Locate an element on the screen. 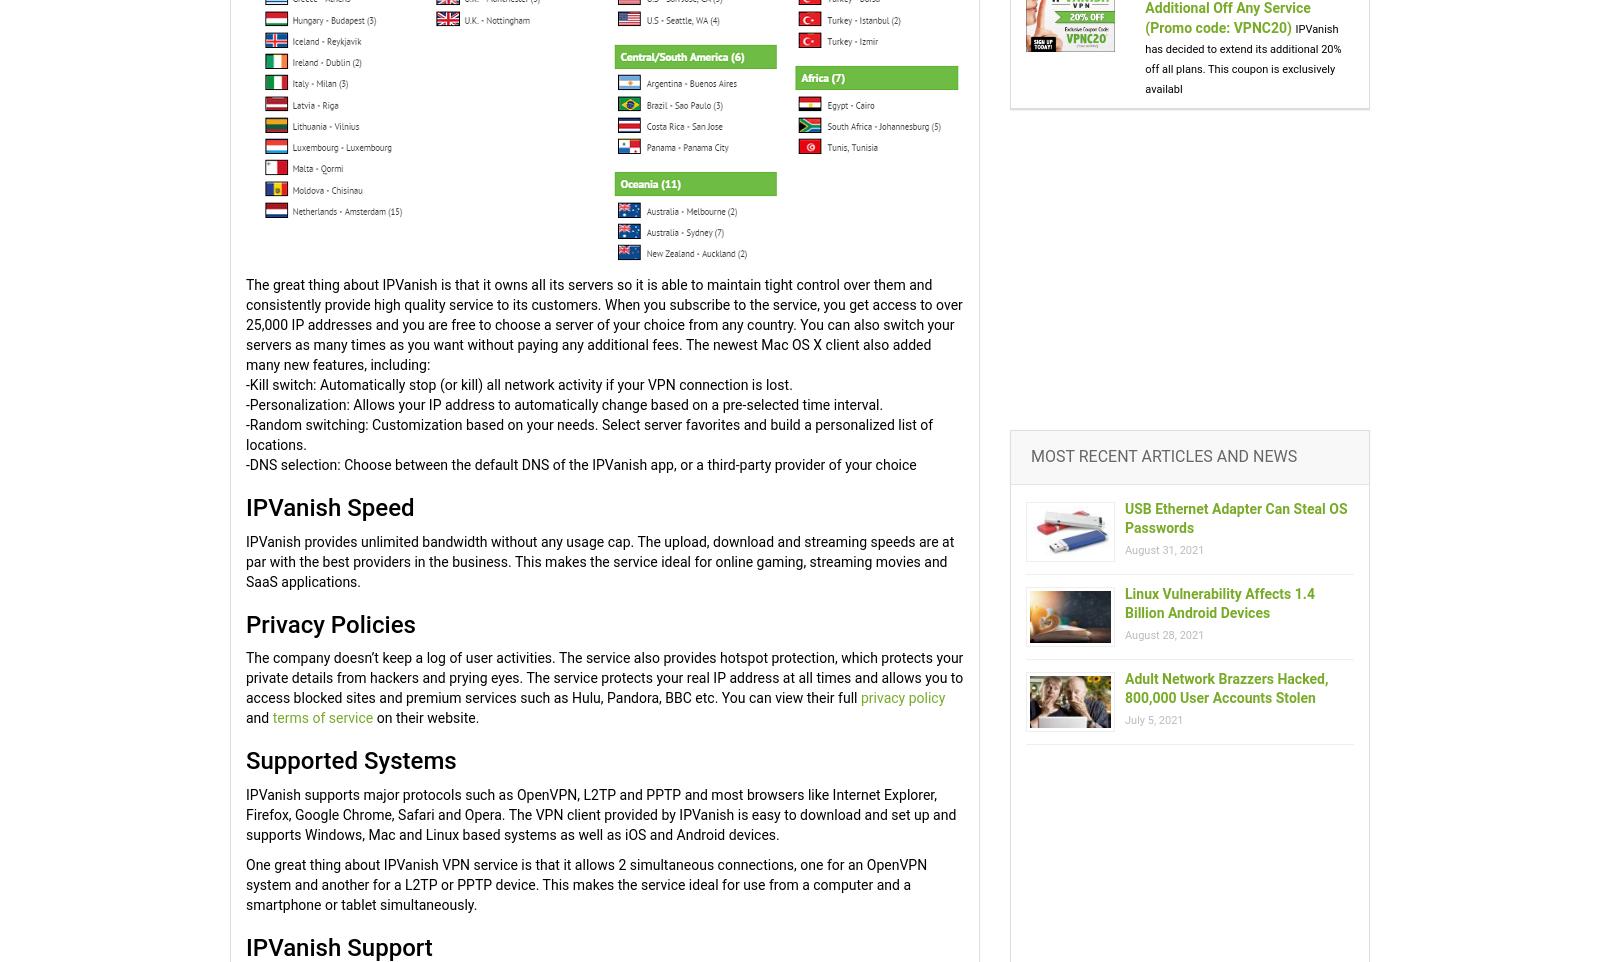 This screenshot has height=962, width=1600. 'August 31, 2021' is located at coordinates (1164, 549).